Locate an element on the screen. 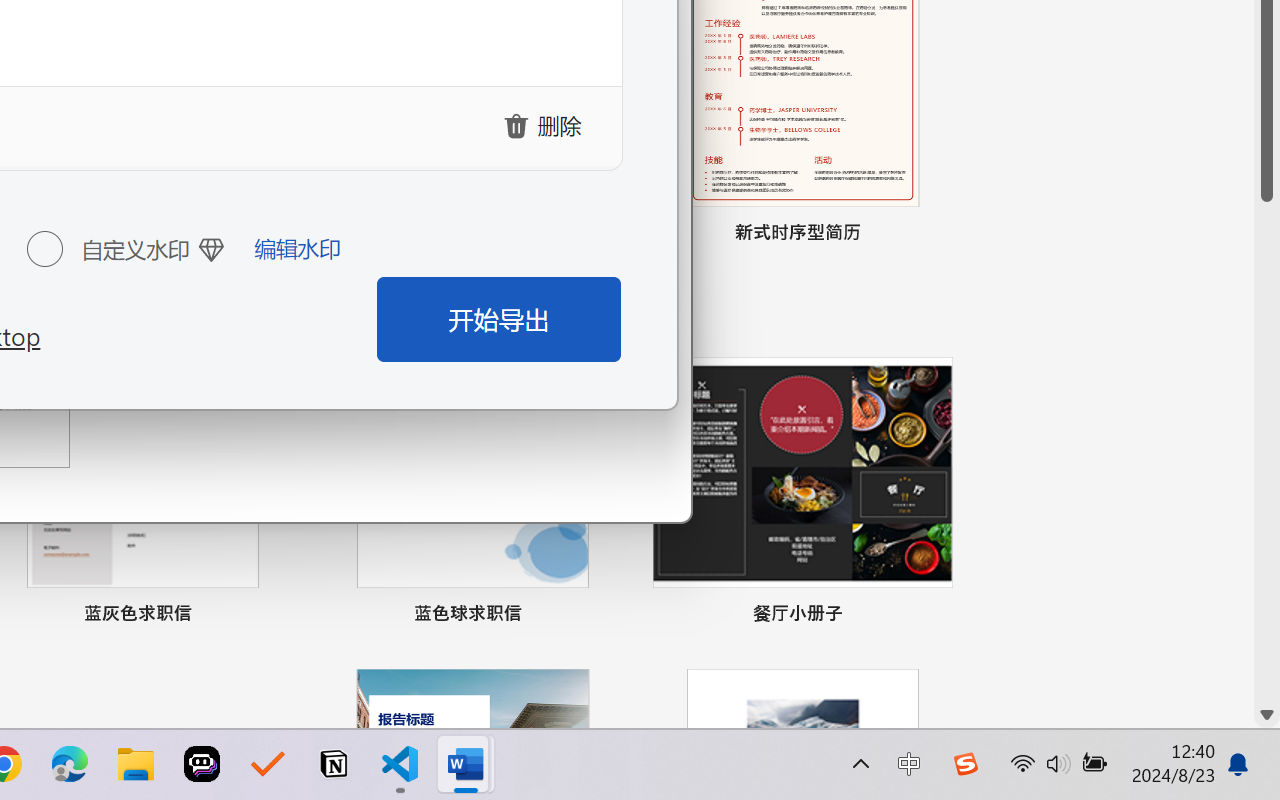 Image resolution: width=1280 pixels, height=800 pixels. 'Microsoft Edge' is located at coordinates (69, 764).